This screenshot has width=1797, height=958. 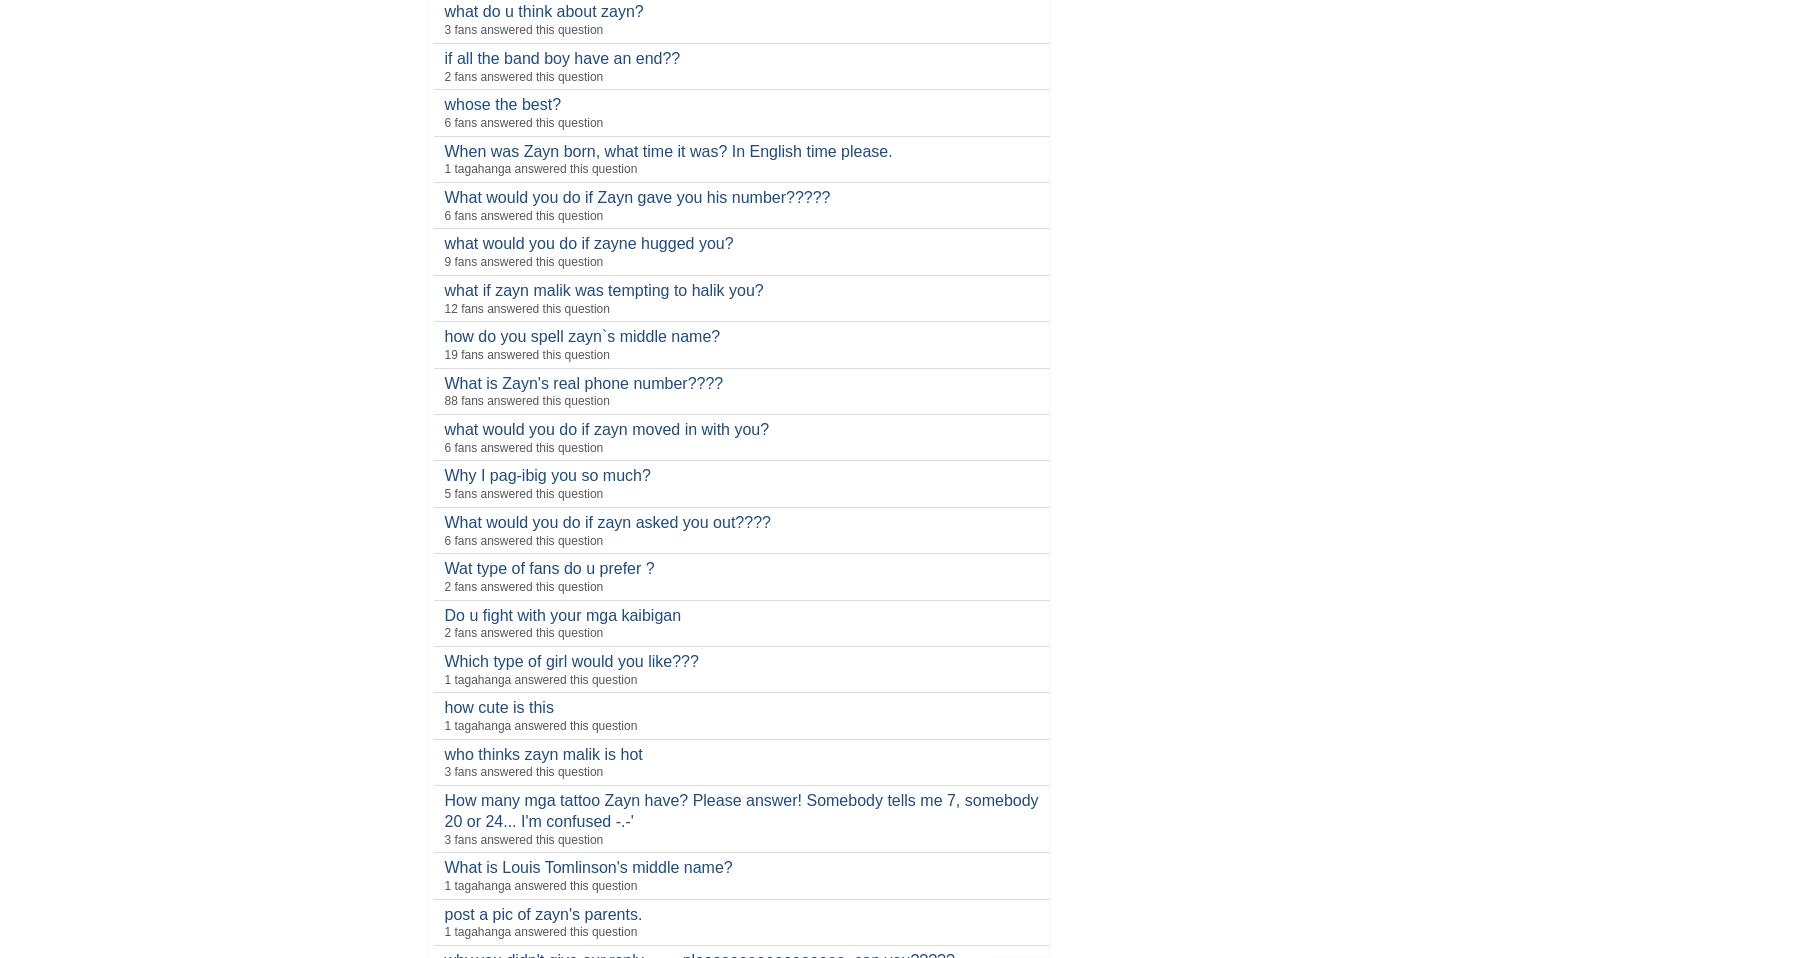 What do you see at coordinates (443, 866) in the screenshot?
I see `'What is Louis Tomlinson's middle name?'` at bounding box center [443, 866].